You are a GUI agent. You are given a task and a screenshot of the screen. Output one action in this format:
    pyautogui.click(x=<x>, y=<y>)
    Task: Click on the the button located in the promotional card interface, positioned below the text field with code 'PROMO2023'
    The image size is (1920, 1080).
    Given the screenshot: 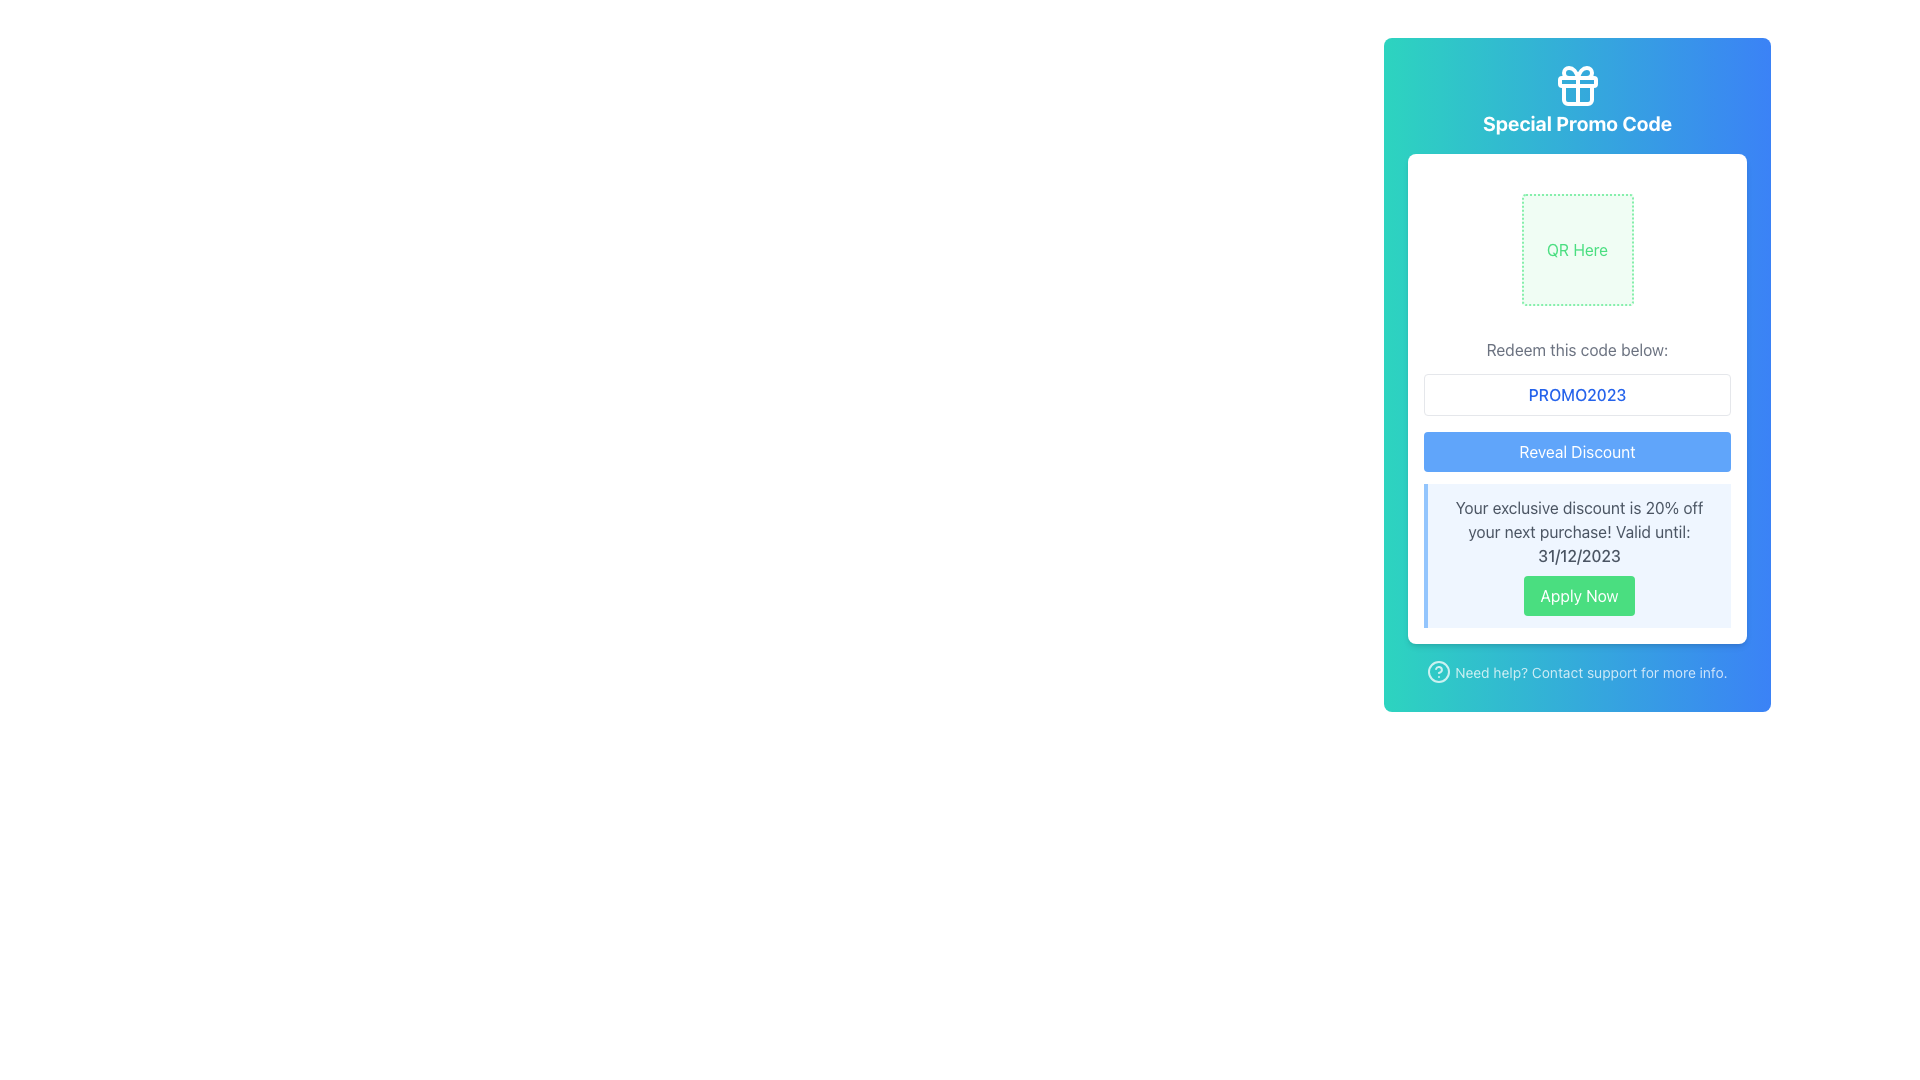 What is the action you would take?
    pyautogui.click(x=1576, y=451)
    